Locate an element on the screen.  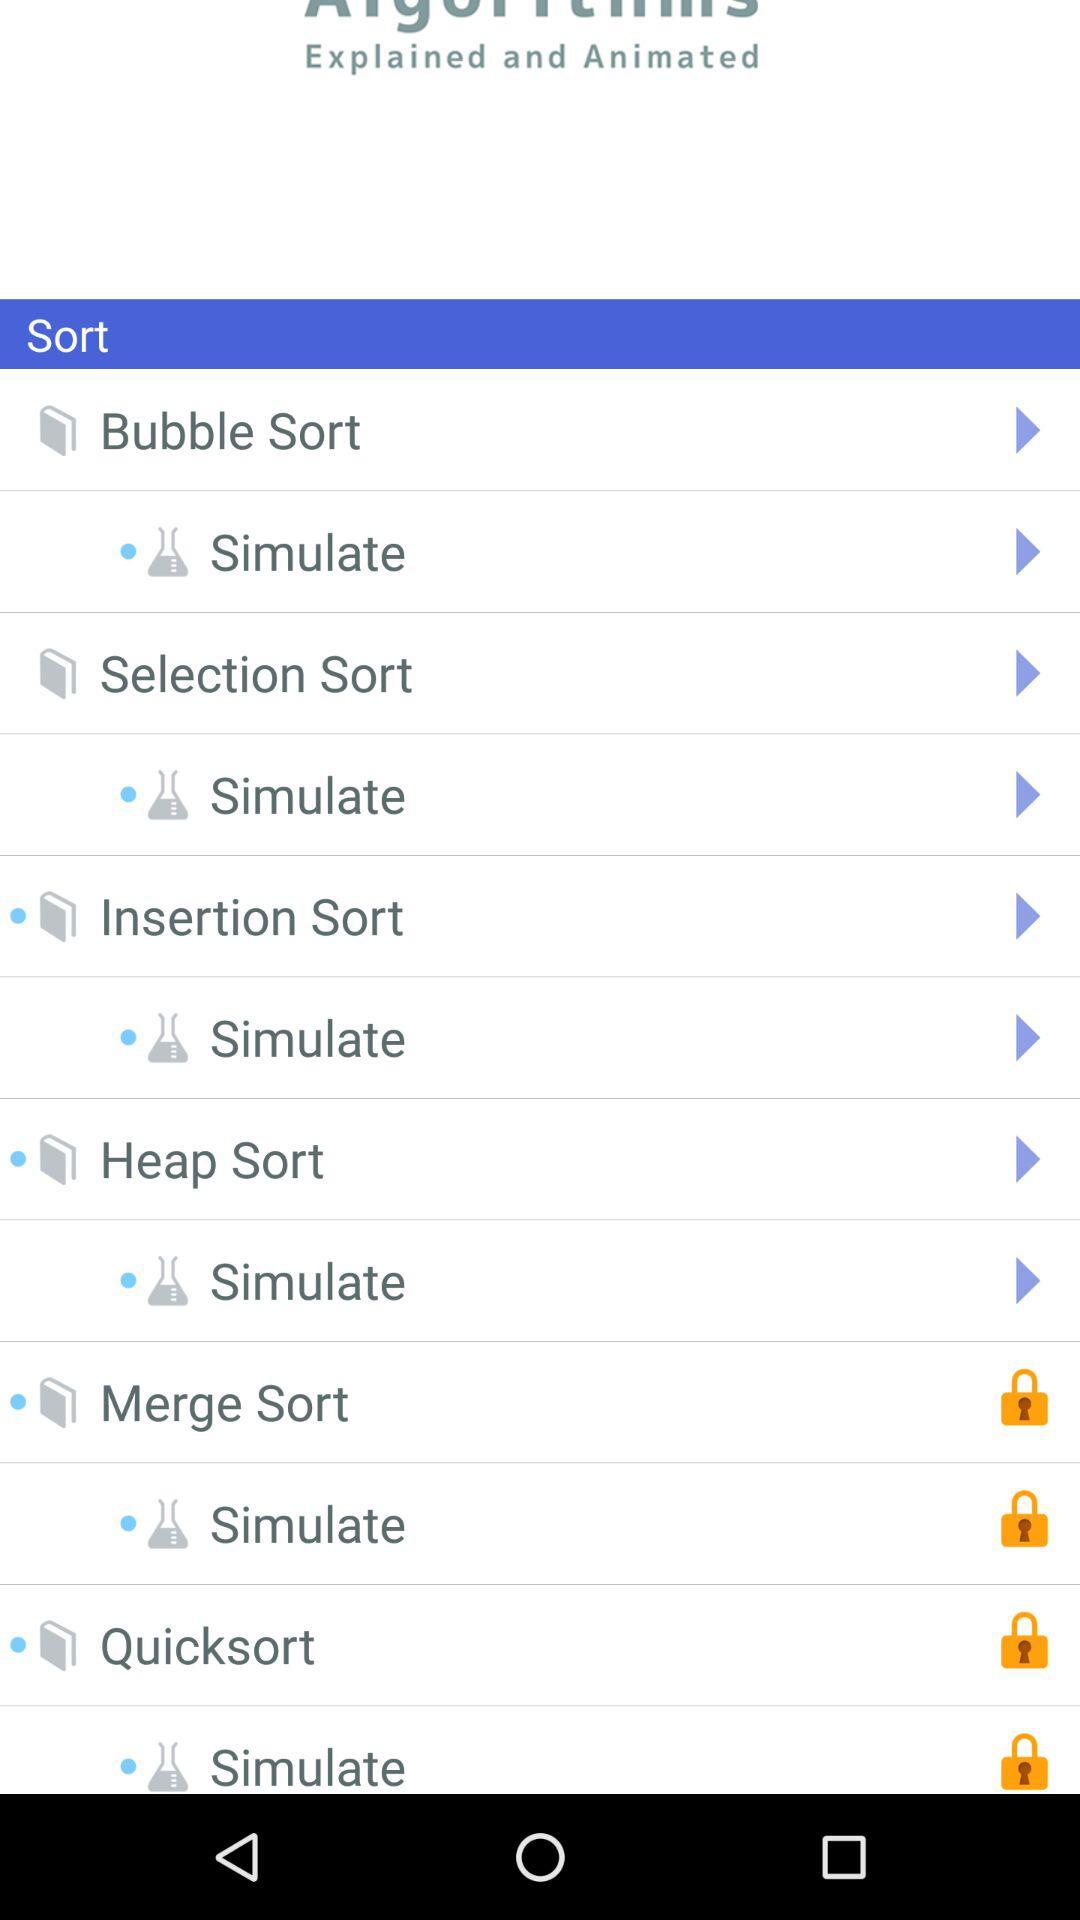
bubble sort icon is located at coordinates (229, 429).